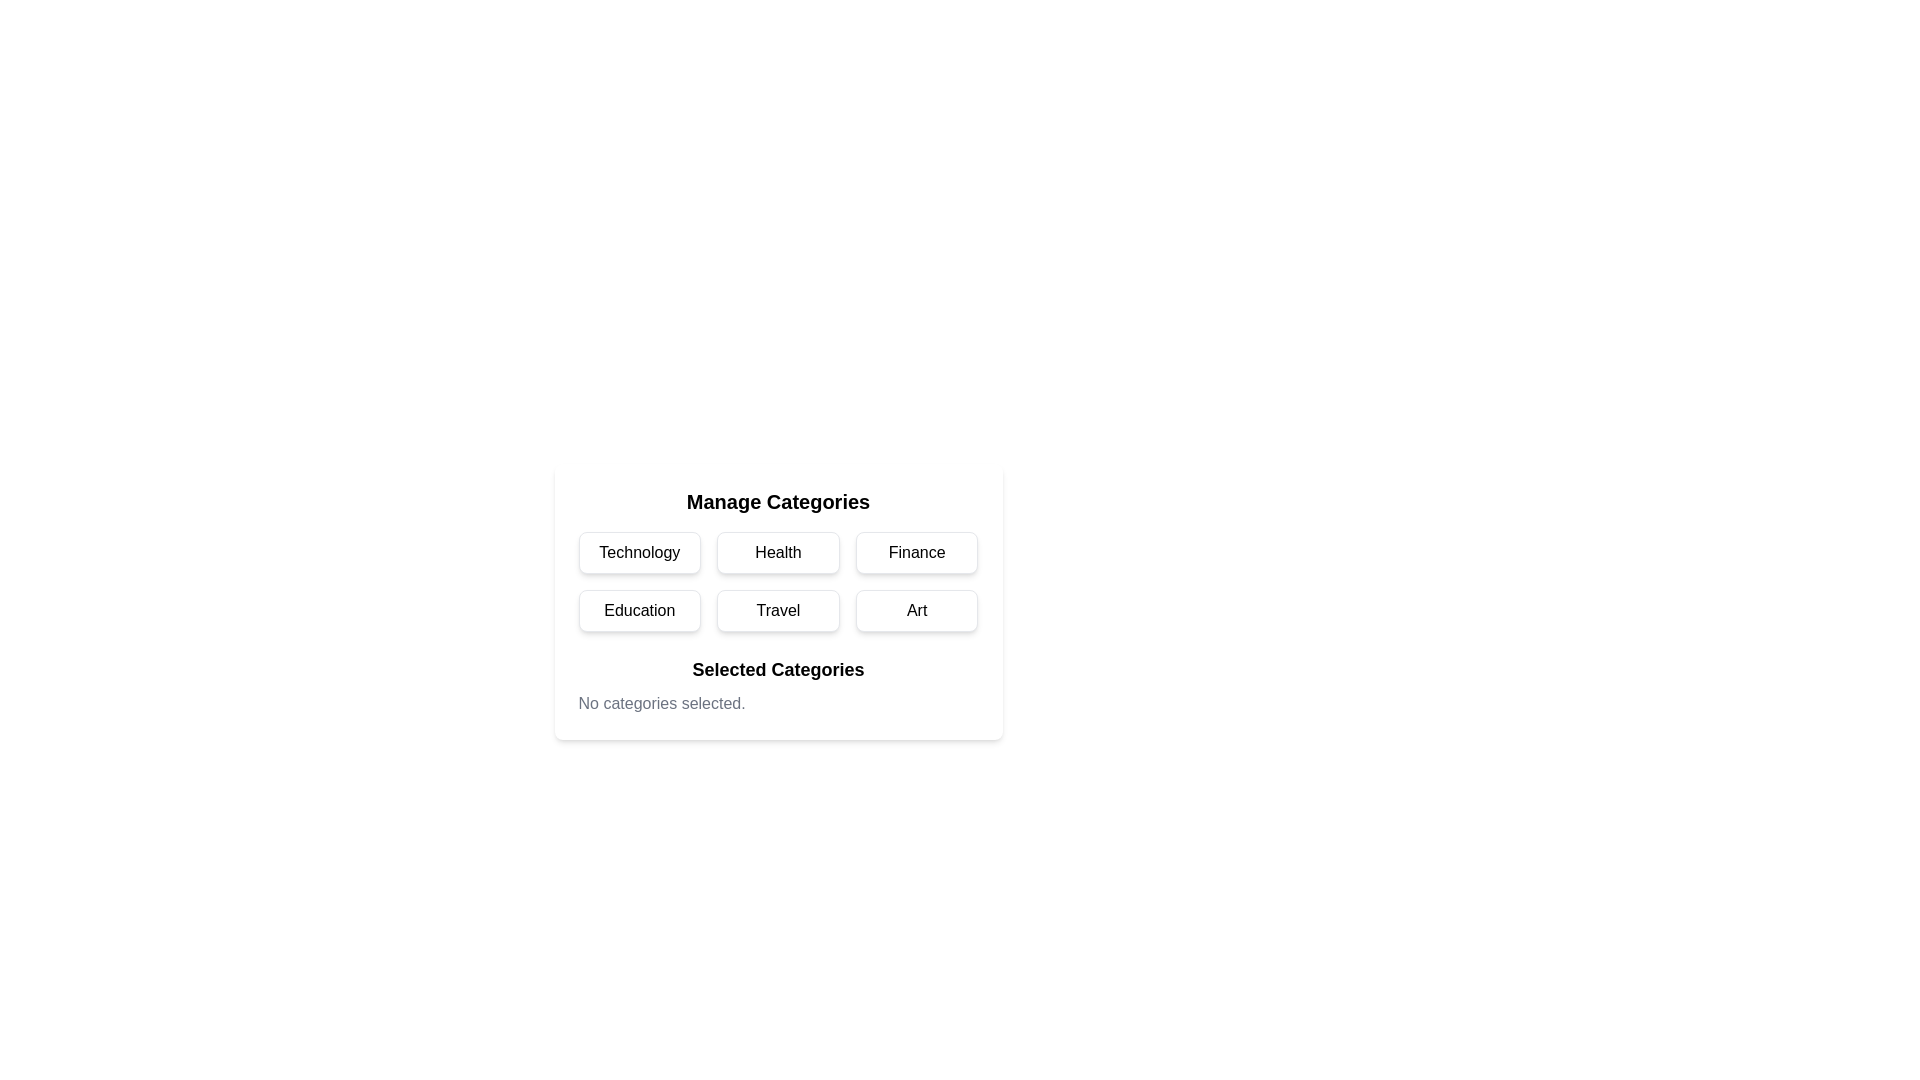  I want to click on the 'Art' category selector button located at the bottom right corner of the grid, so click(916, 609).